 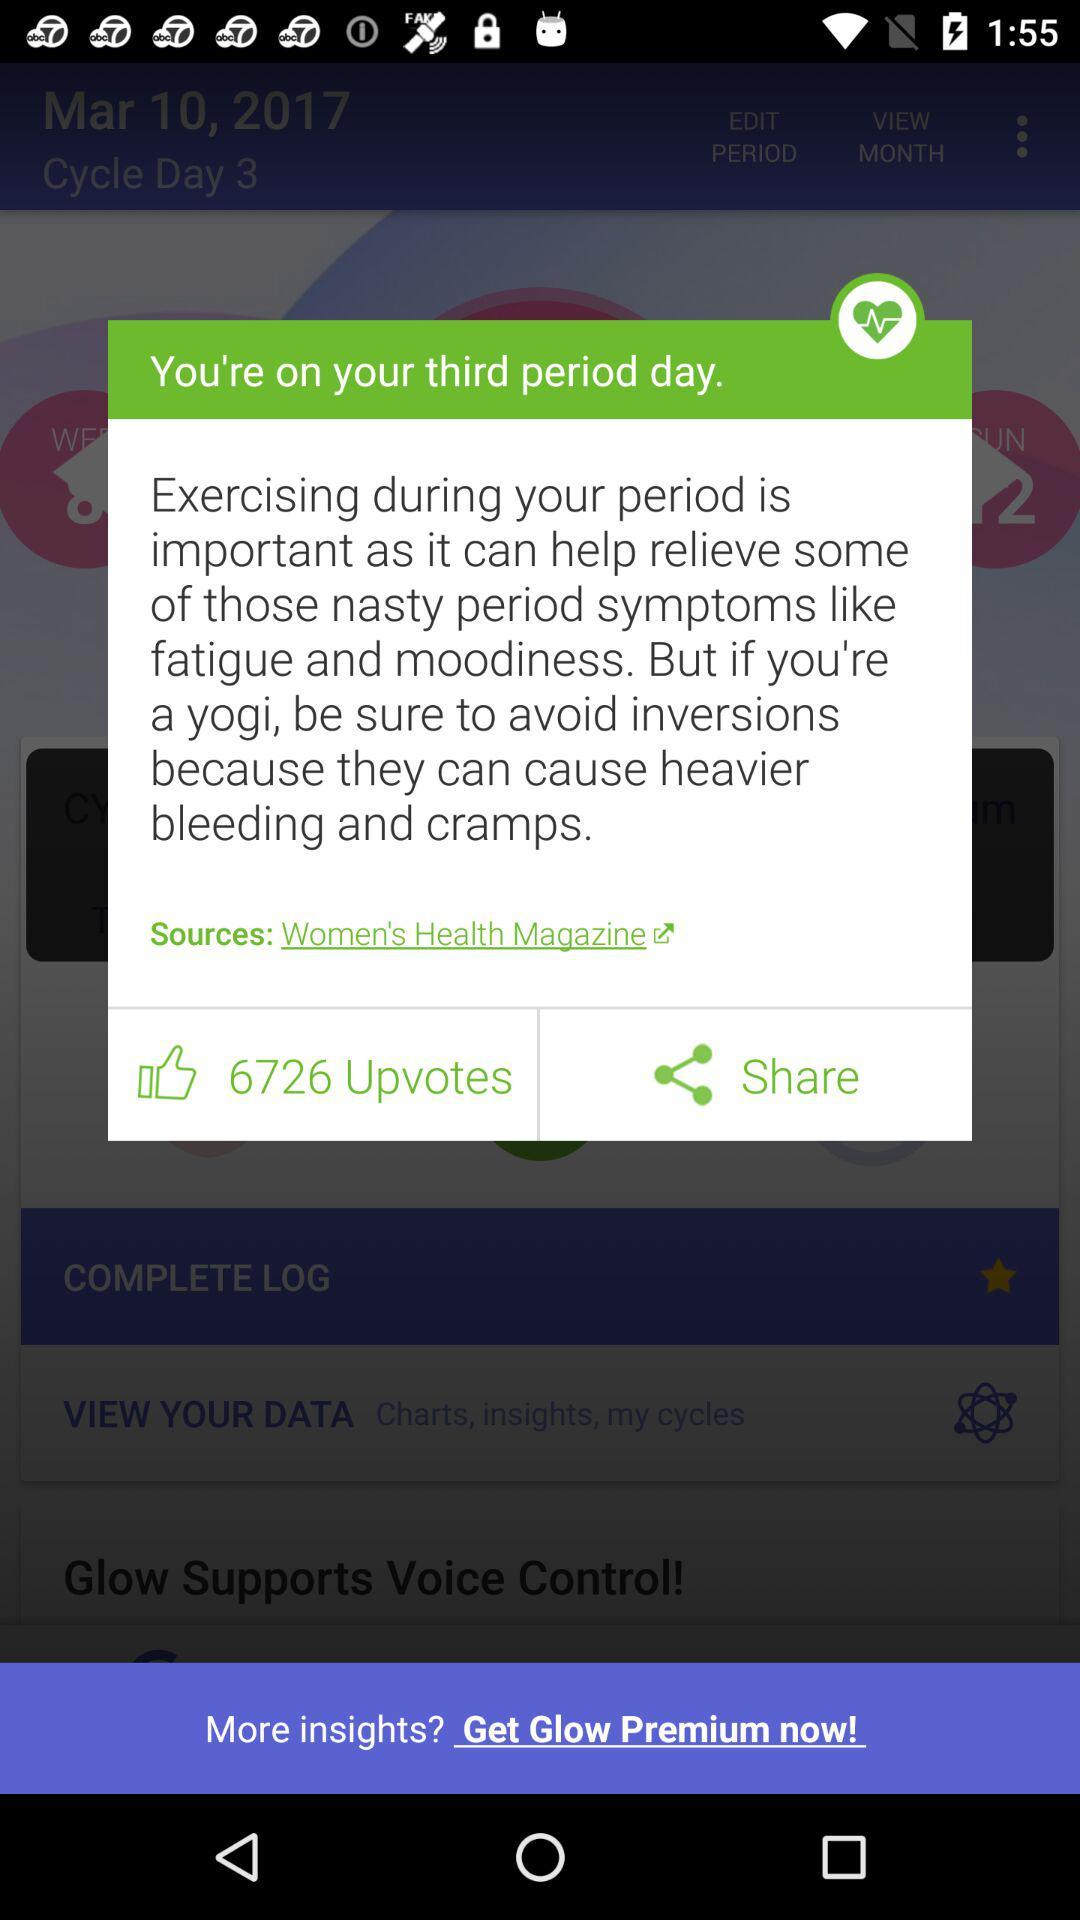 I want to click on the more insights get item, so click(x=540, y=1727).